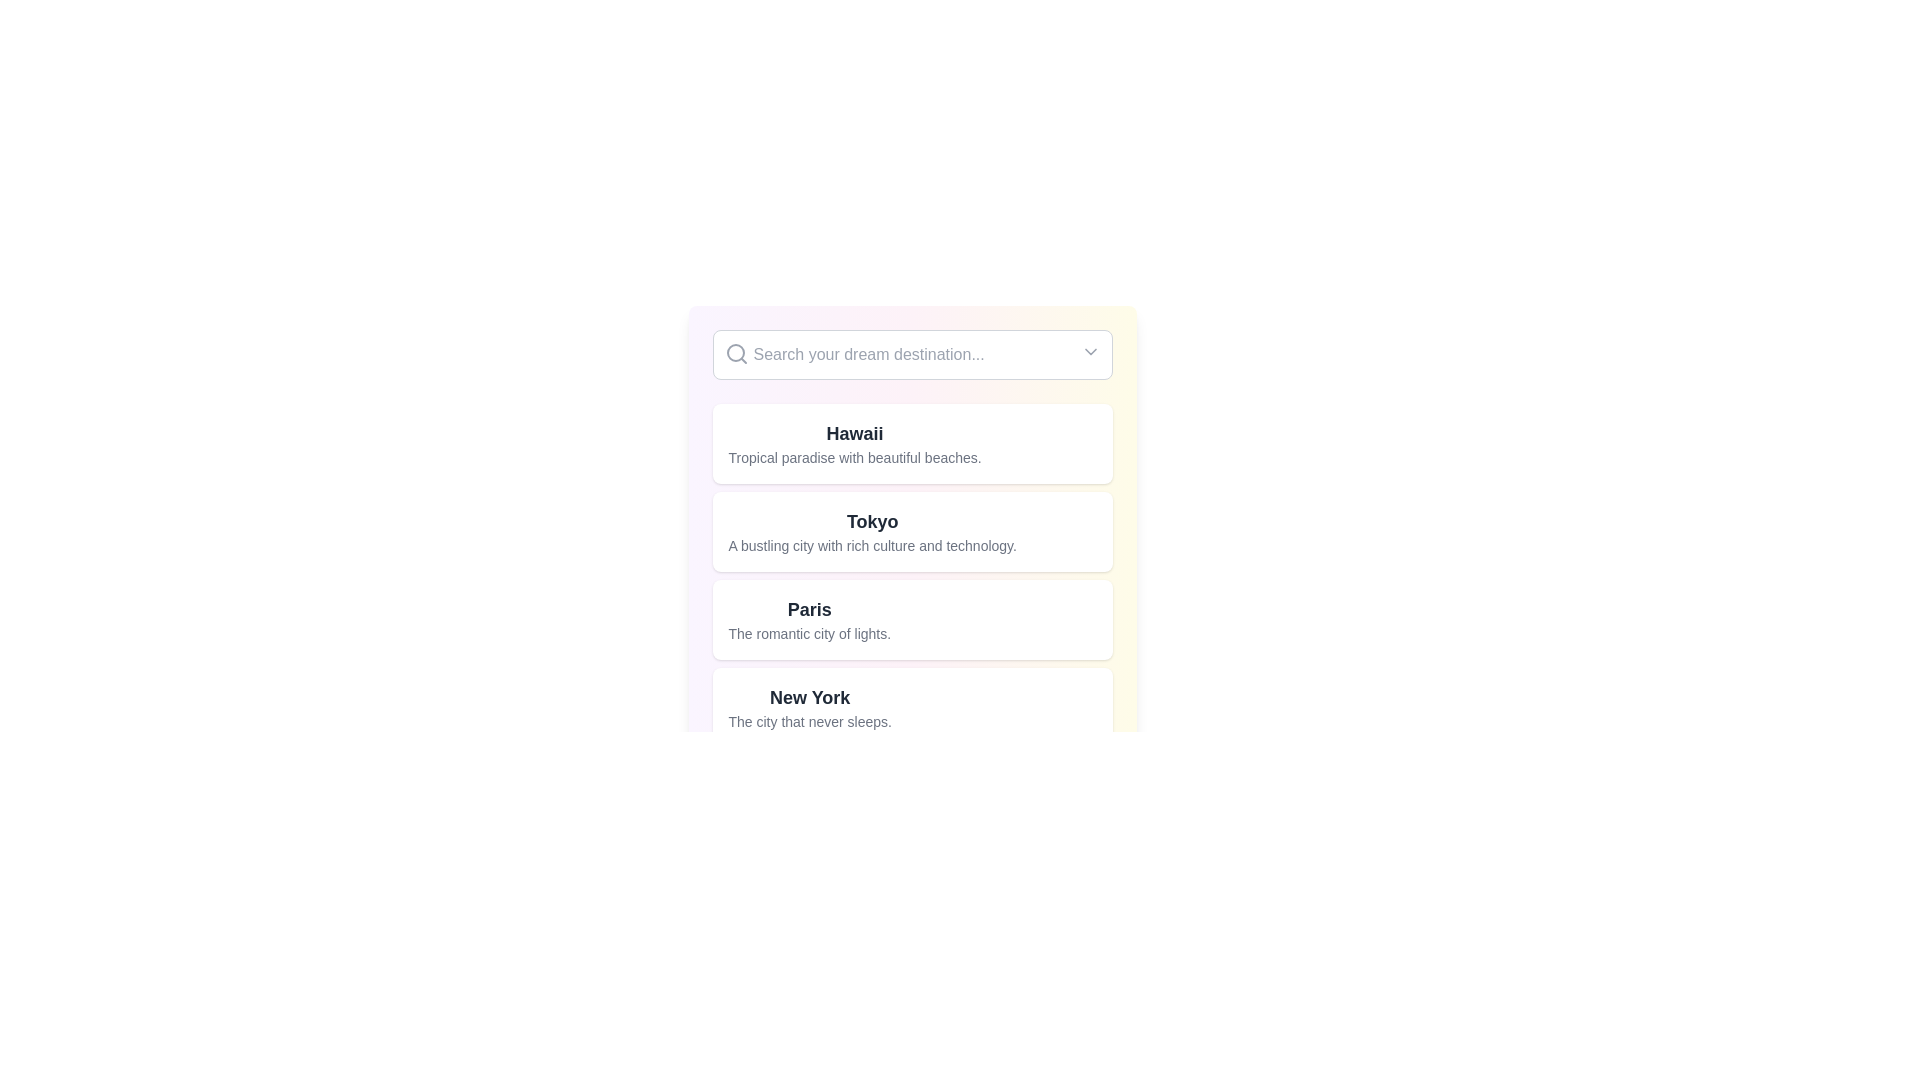  Describe the element at coordinates (855, 442) in the screenshot. I see `the first list item containing the title 'Hawaii' and the description 'Tropical paradise with beautiful beaches.'` at that location.